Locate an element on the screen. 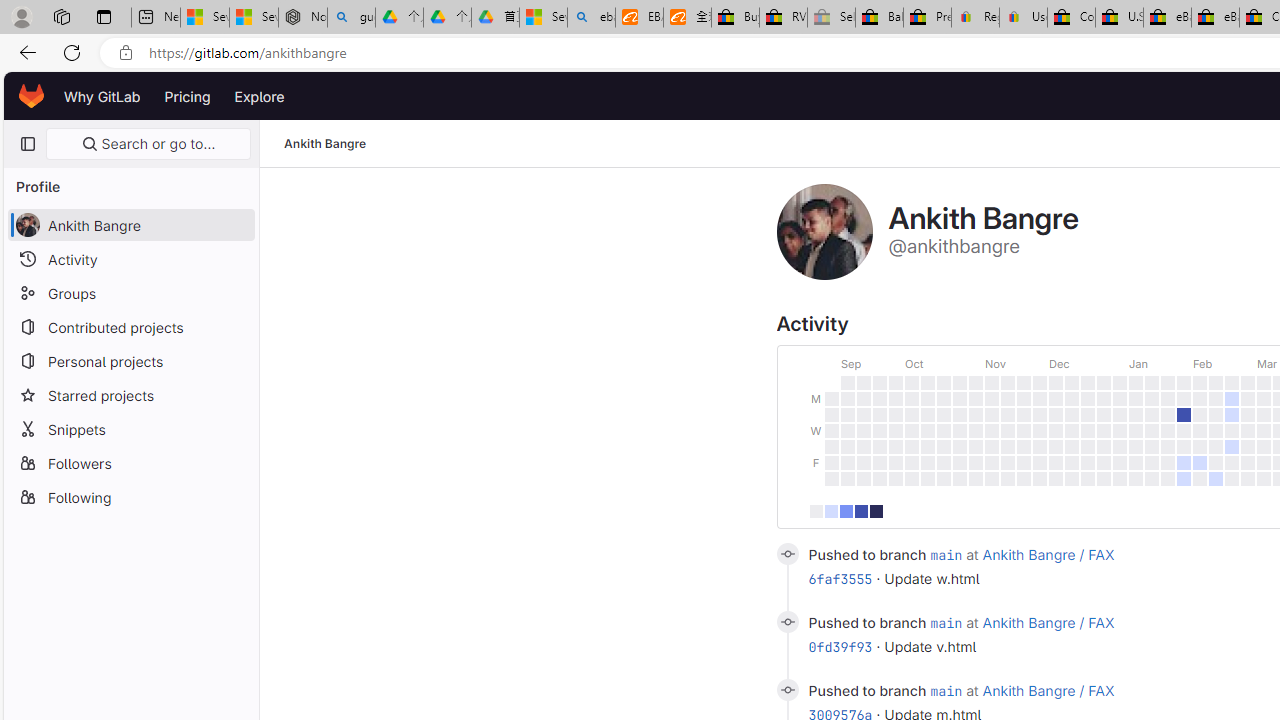 The width and height of the screenshot is (1280, 720). 'Why GitLab' is located at coordinates (101, 96).